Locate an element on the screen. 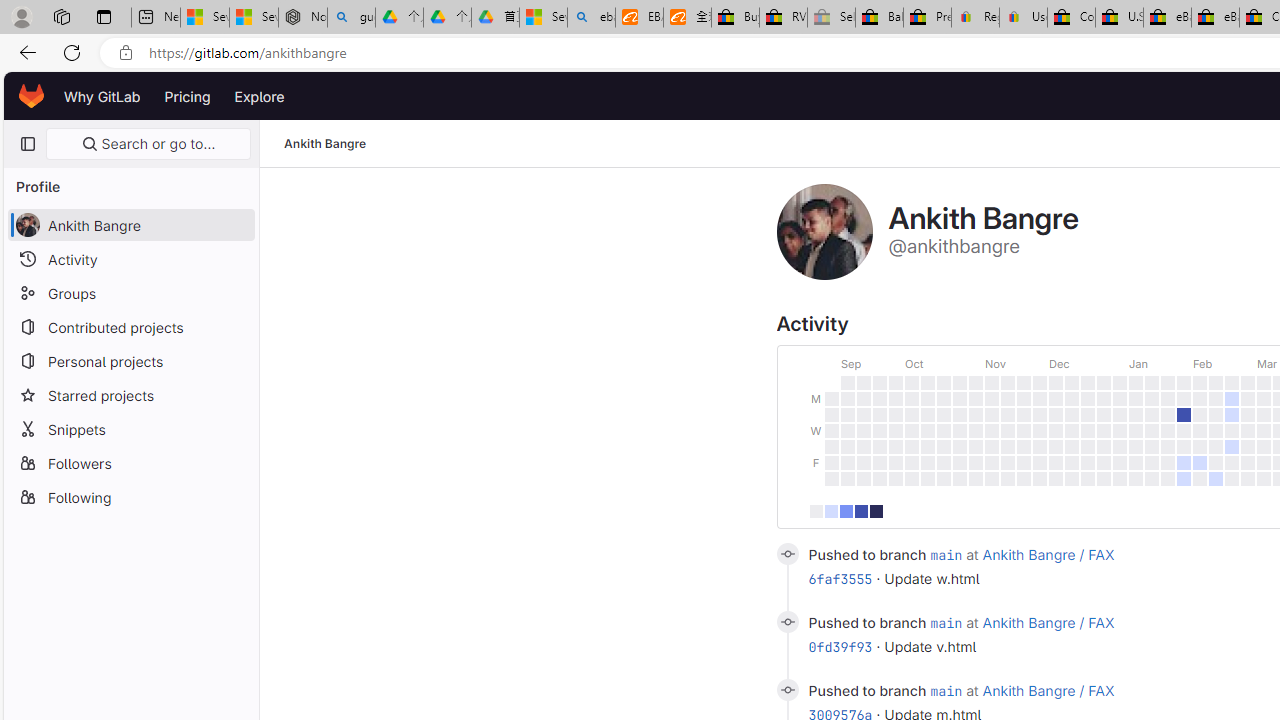 The width and height of the screenshot is (1280, 720). 'Why GitLab' is located at coordinates (101, 96).